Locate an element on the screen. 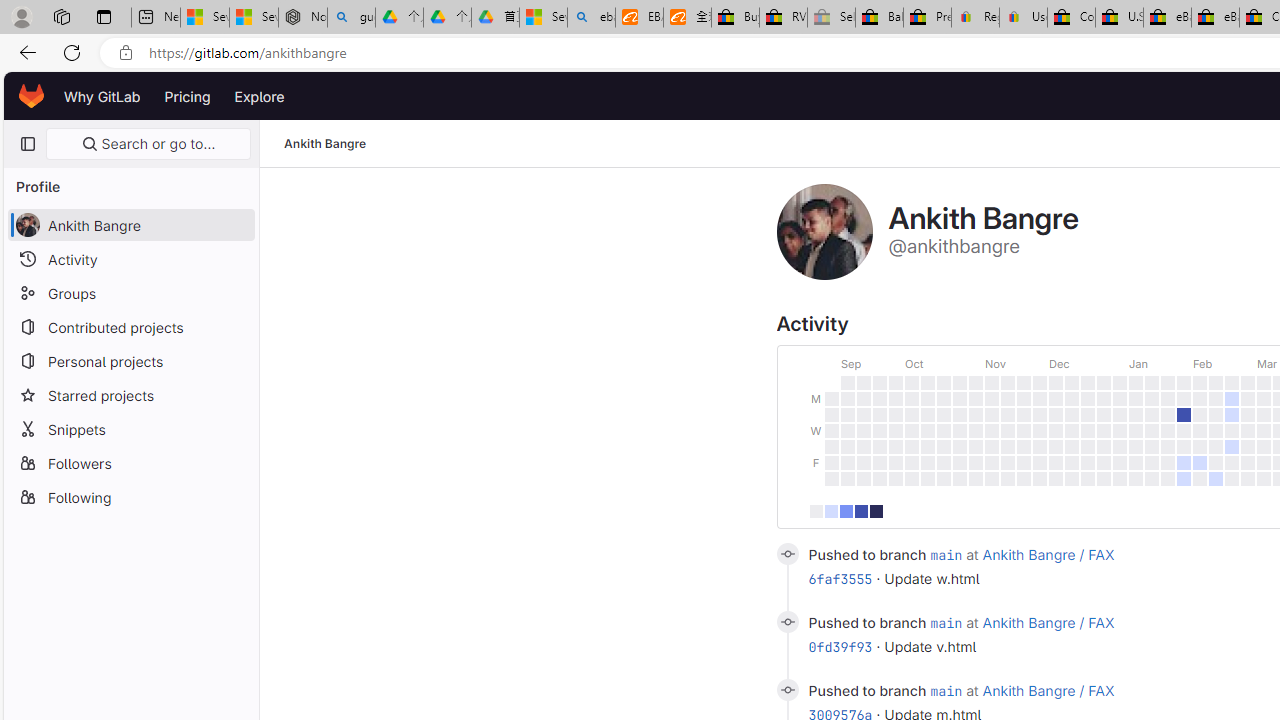 The width and height of the screenshot is (1280, 720). 'Why GitLab' is located at coordinates (101, 96).